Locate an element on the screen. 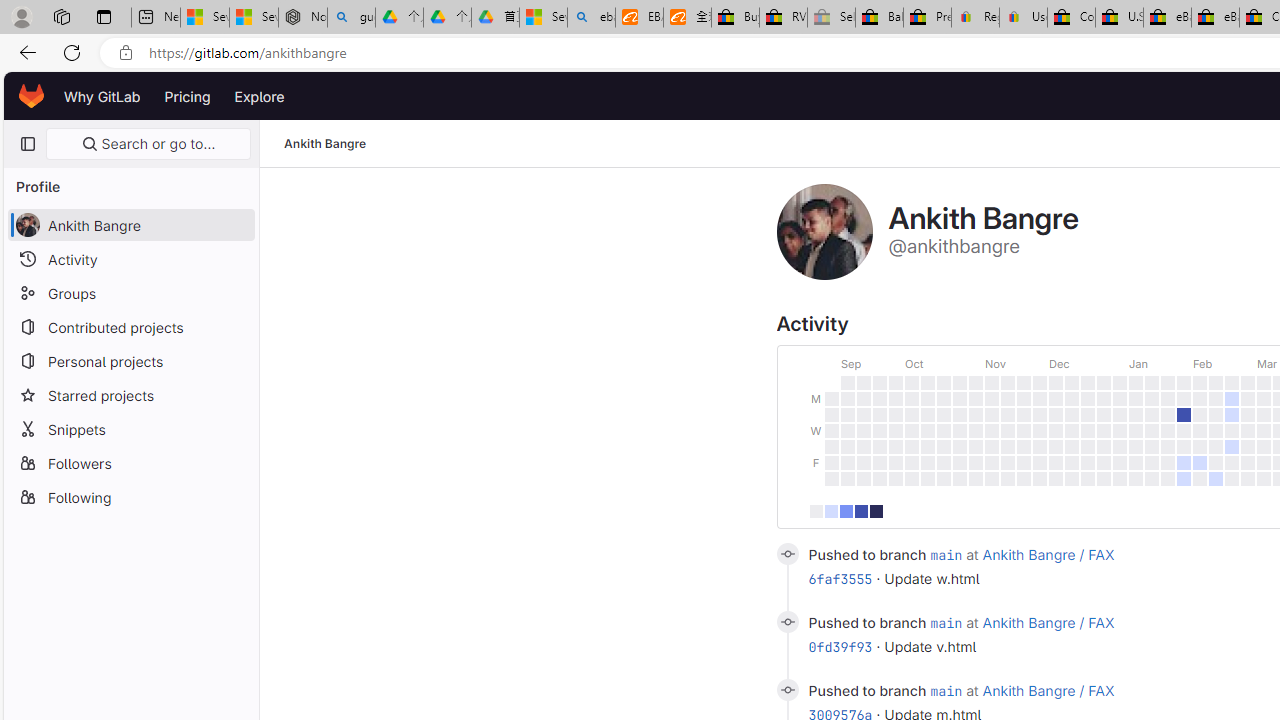 The width and height of the screenshot is (1280, 720). 'Why GitLab' is located at coordinates (101, 96).